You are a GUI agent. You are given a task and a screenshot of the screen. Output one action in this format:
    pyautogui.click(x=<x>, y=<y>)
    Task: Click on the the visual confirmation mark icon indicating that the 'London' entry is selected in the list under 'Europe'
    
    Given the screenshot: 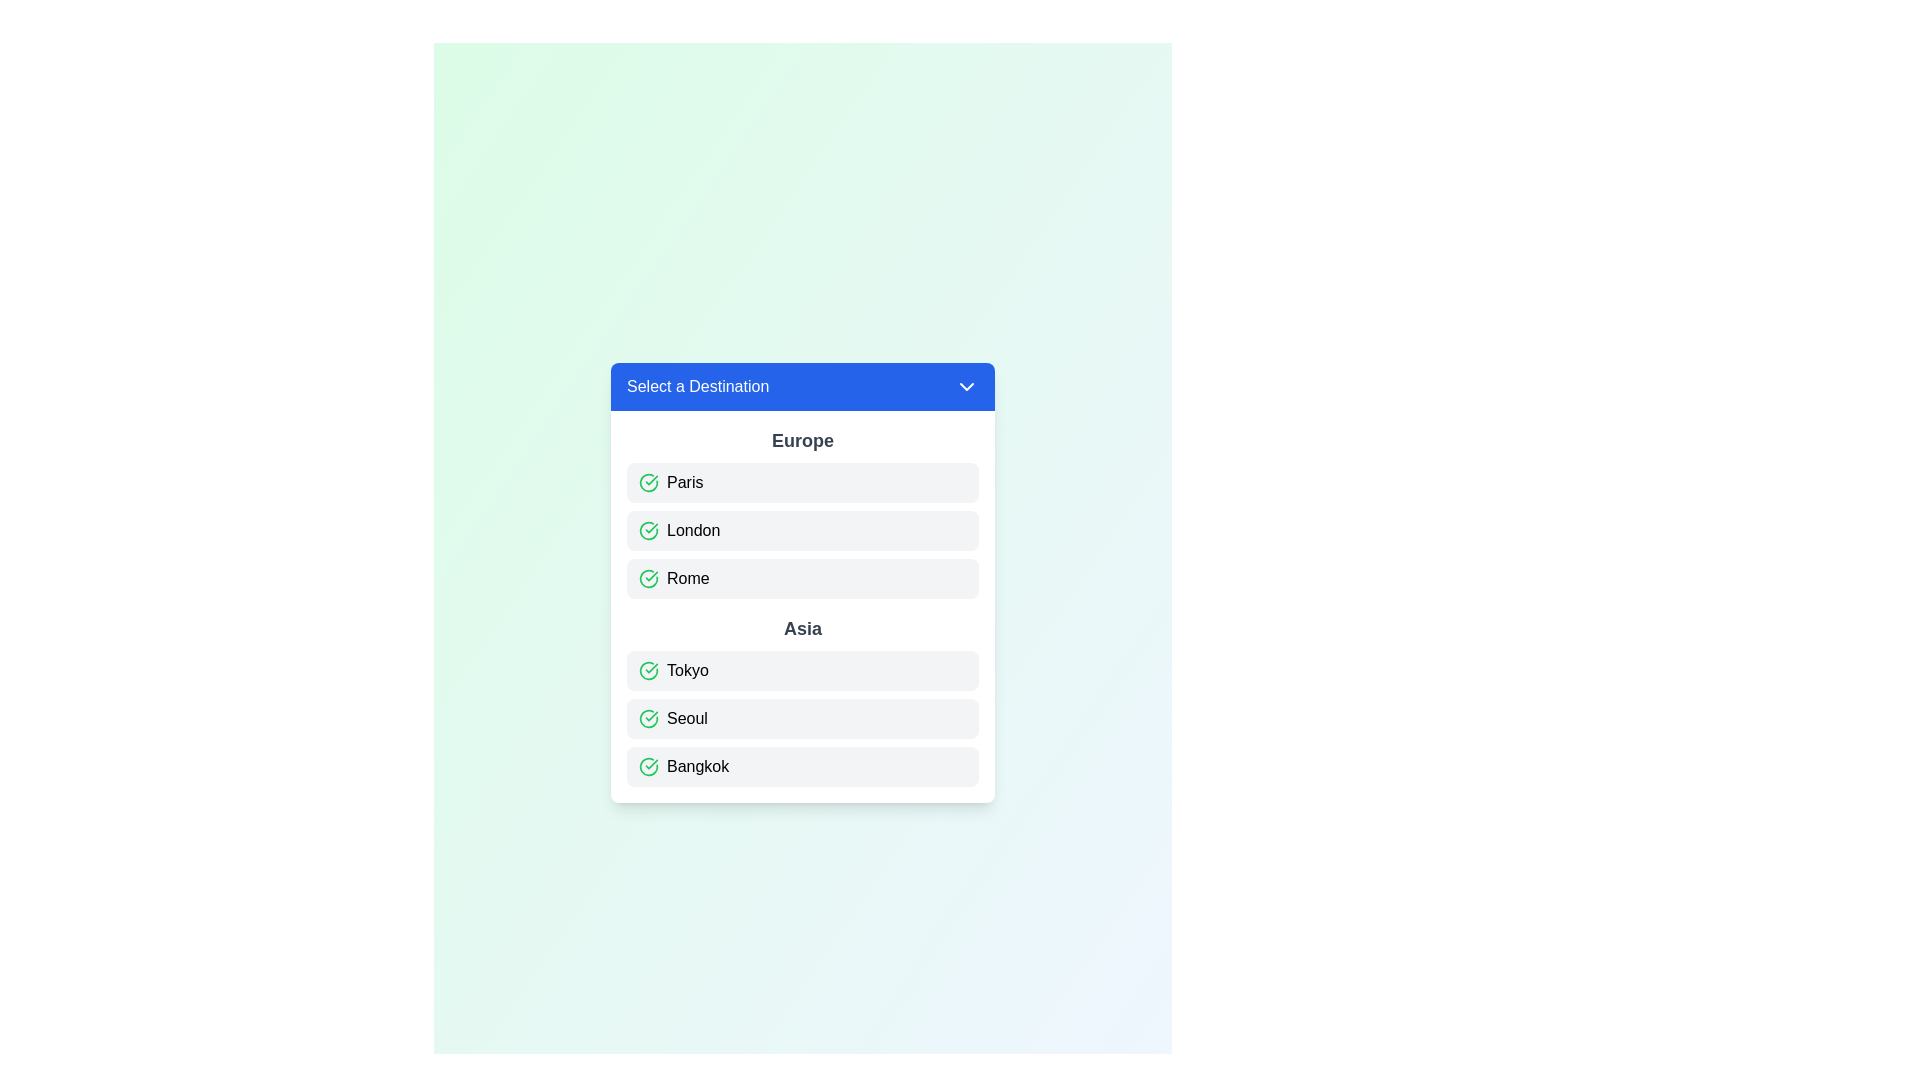 What is the action you would take?
    pyautogui.click(x=648, y=530)
    